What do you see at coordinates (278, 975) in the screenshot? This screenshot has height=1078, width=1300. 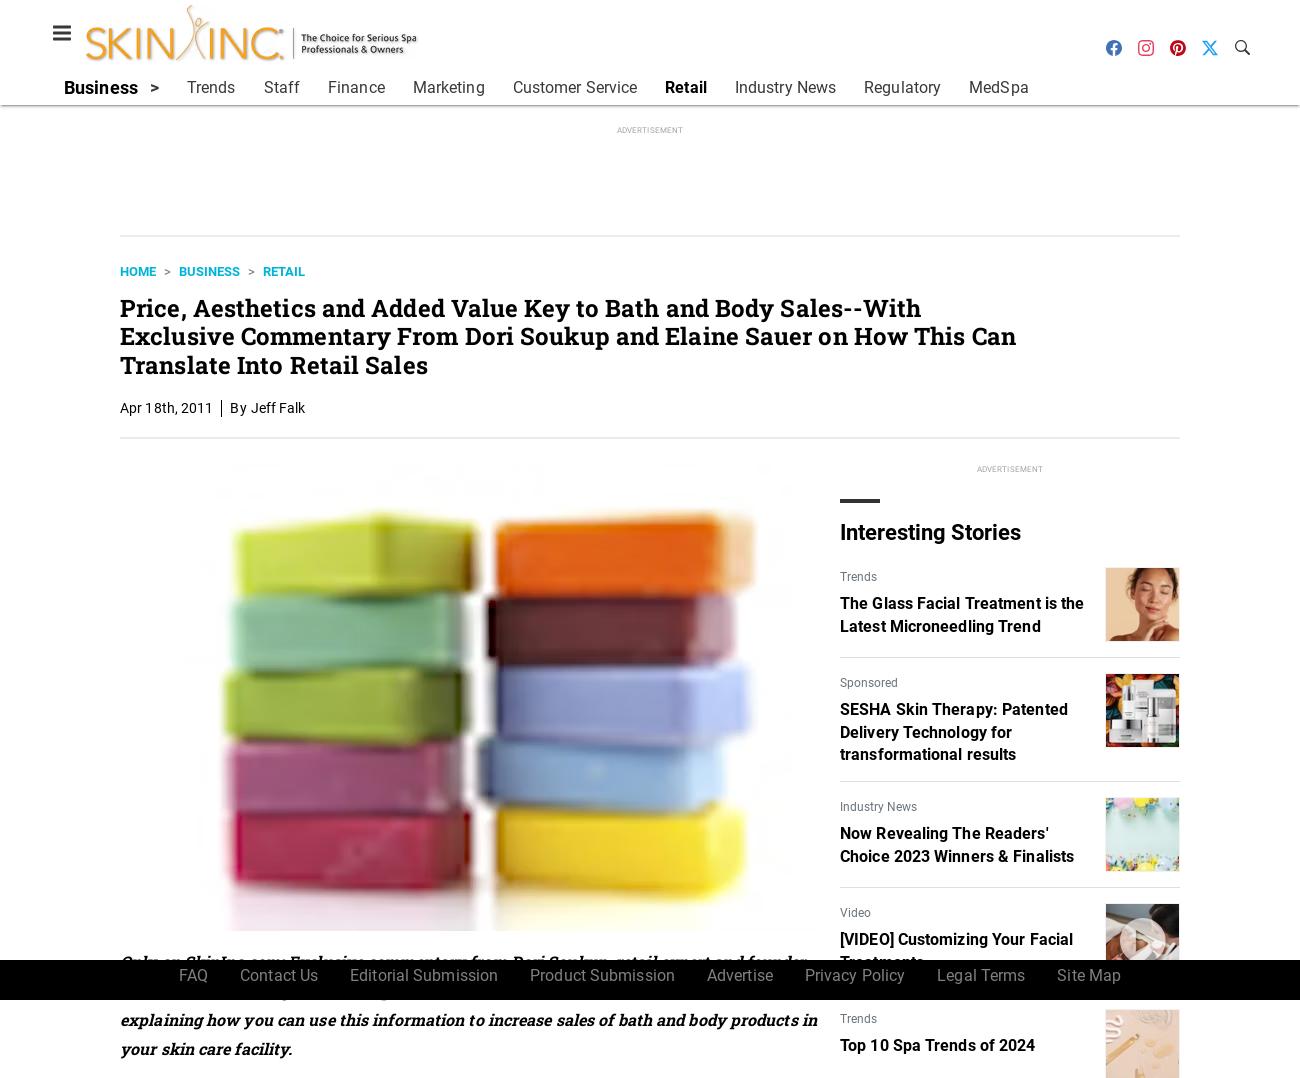 I see `'Contact Us'` at bounding box center [278, 975].